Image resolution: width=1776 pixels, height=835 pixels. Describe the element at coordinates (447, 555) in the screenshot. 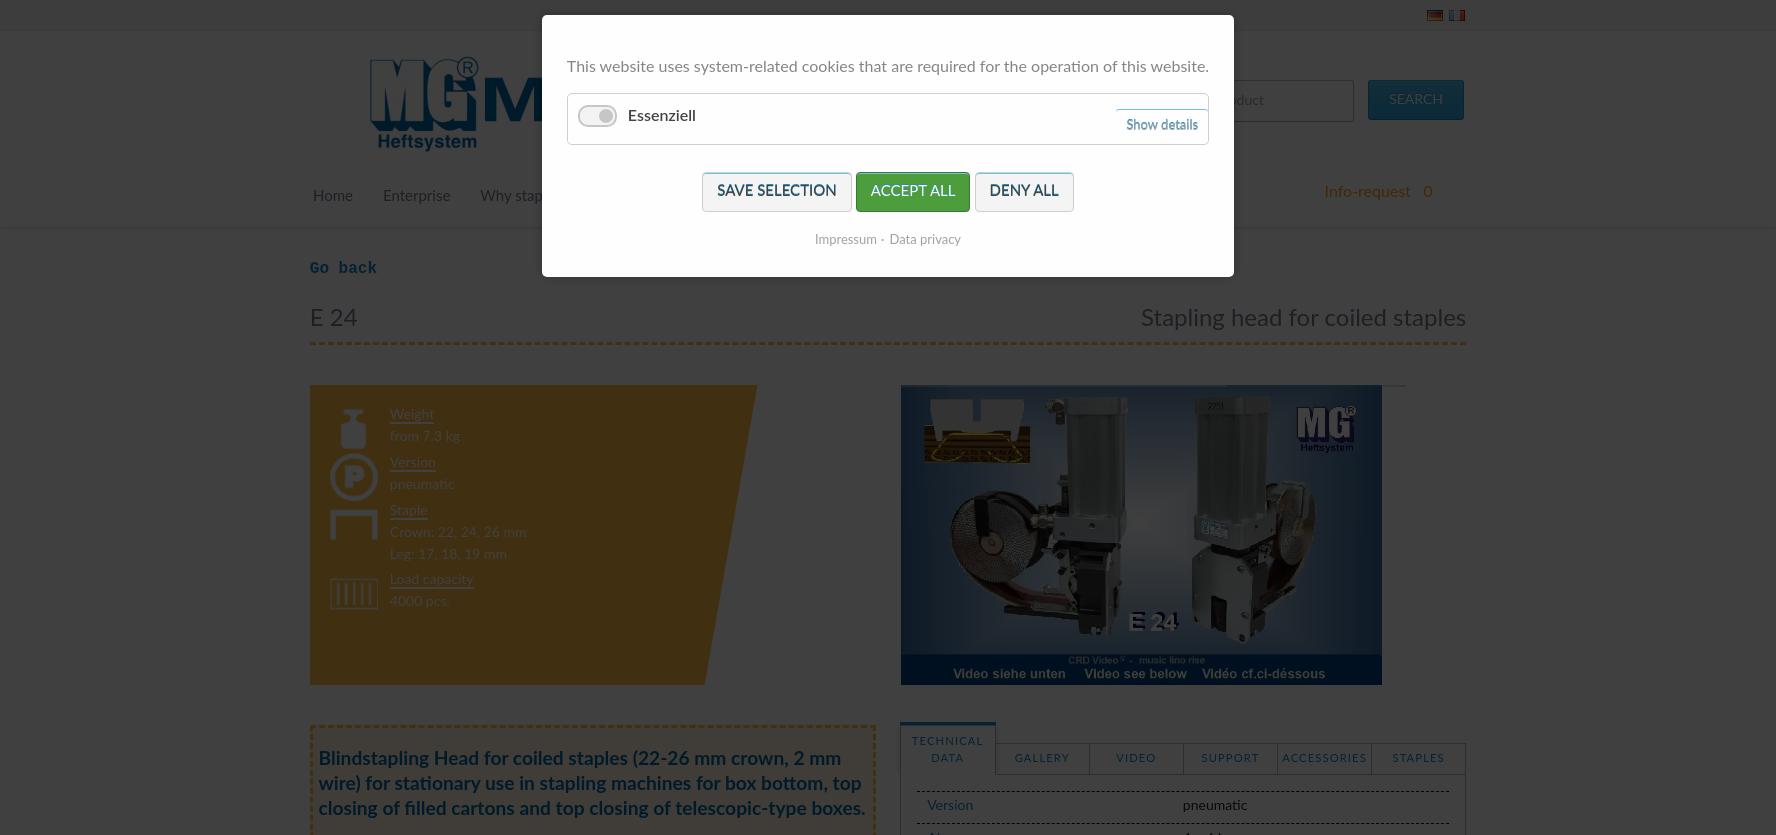

I see `'Leg: 17, 18, 19 mm'` at that location.